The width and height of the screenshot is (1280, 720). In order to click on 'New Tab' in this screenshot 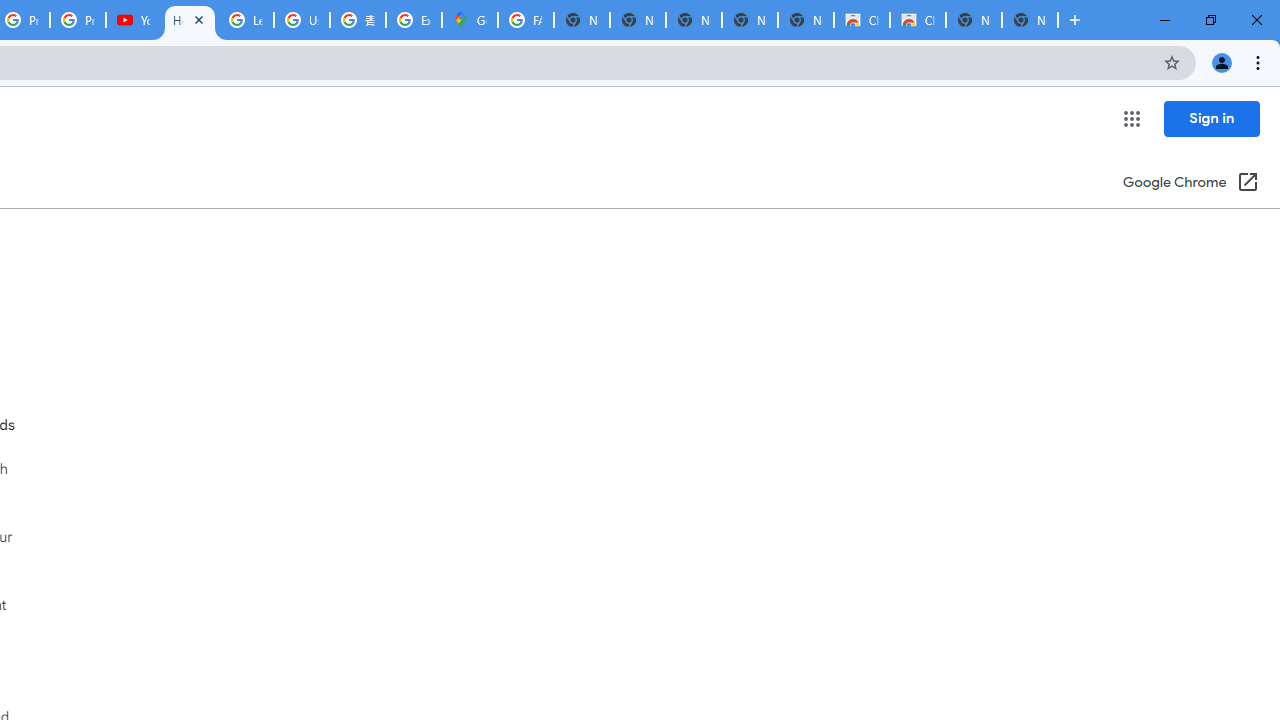, I will do `click(1030, 20)`.